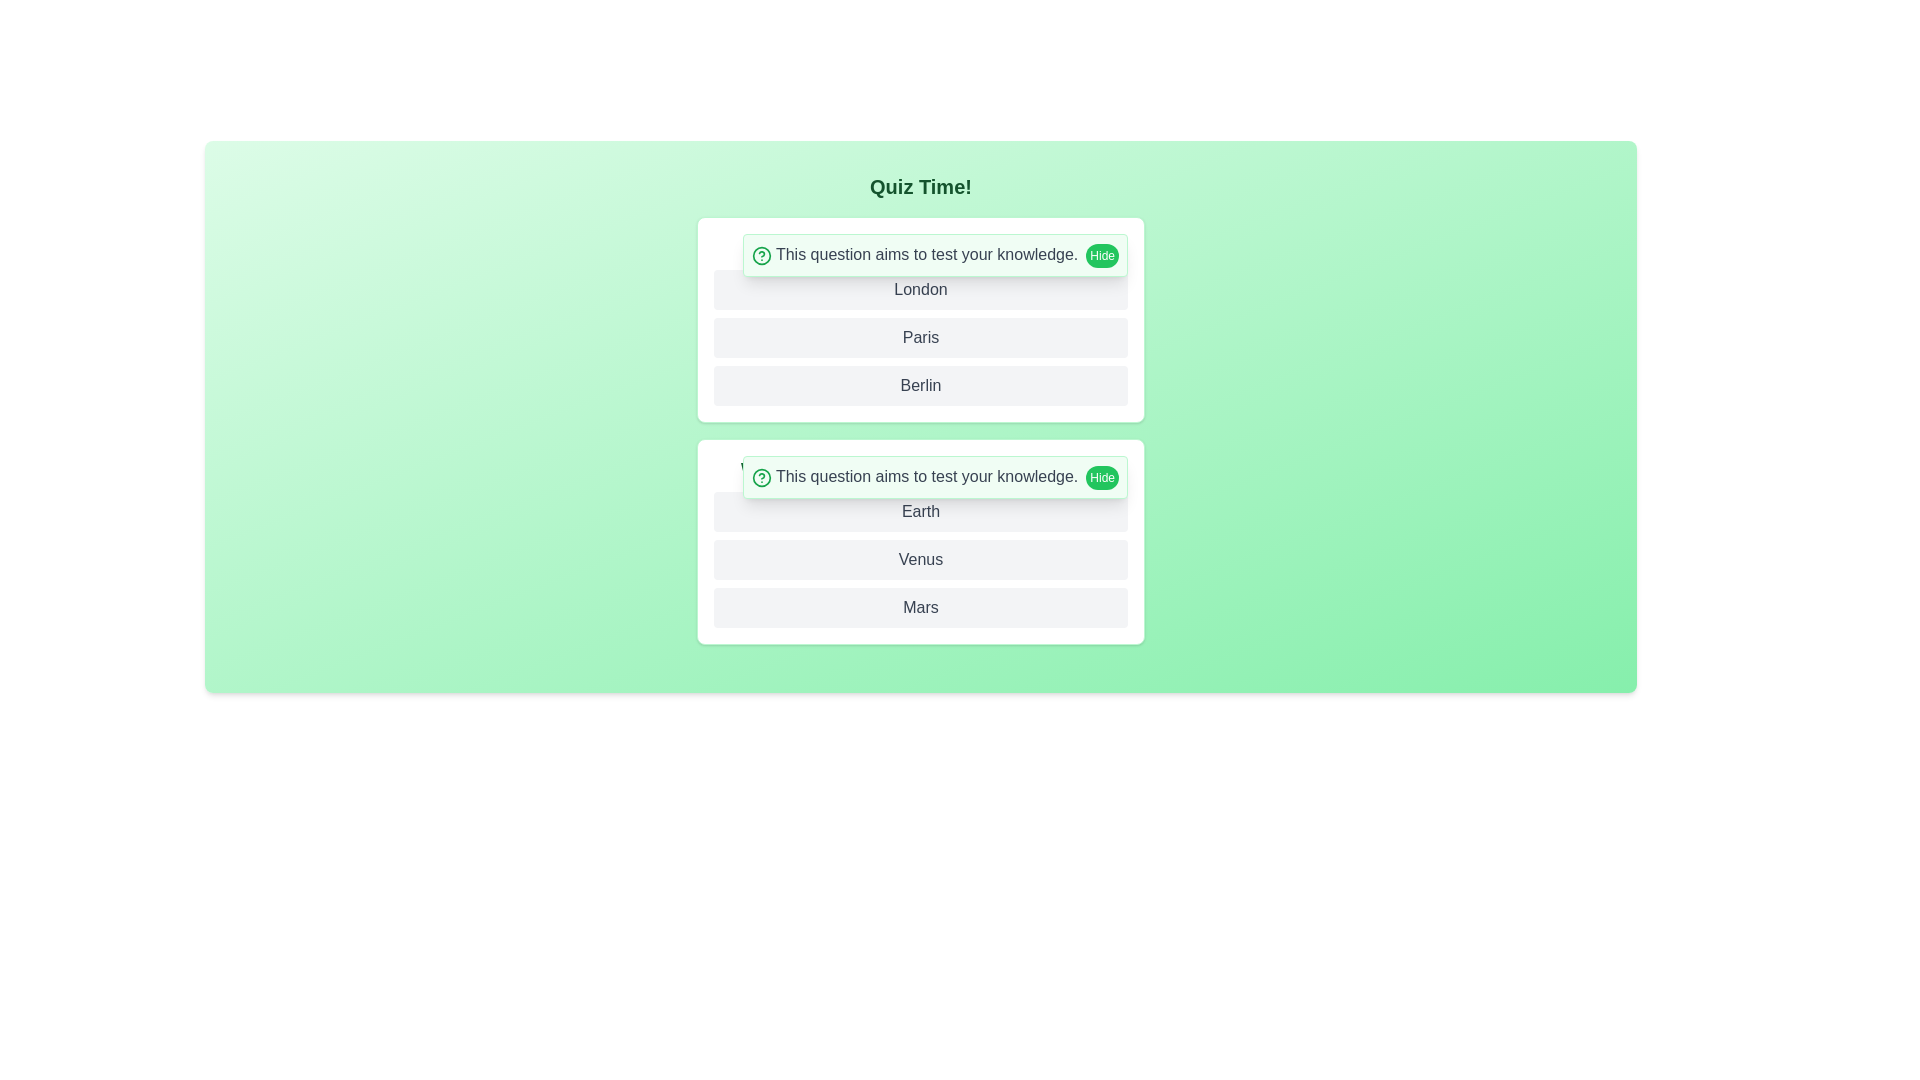  Describe the element at coordinates (1101, 478) in the screenshot. I see `the button located at the top-right corner of the quiz question block, immediately following the text 'This question aims to test your knowledge.' to observe style changes` at that location.